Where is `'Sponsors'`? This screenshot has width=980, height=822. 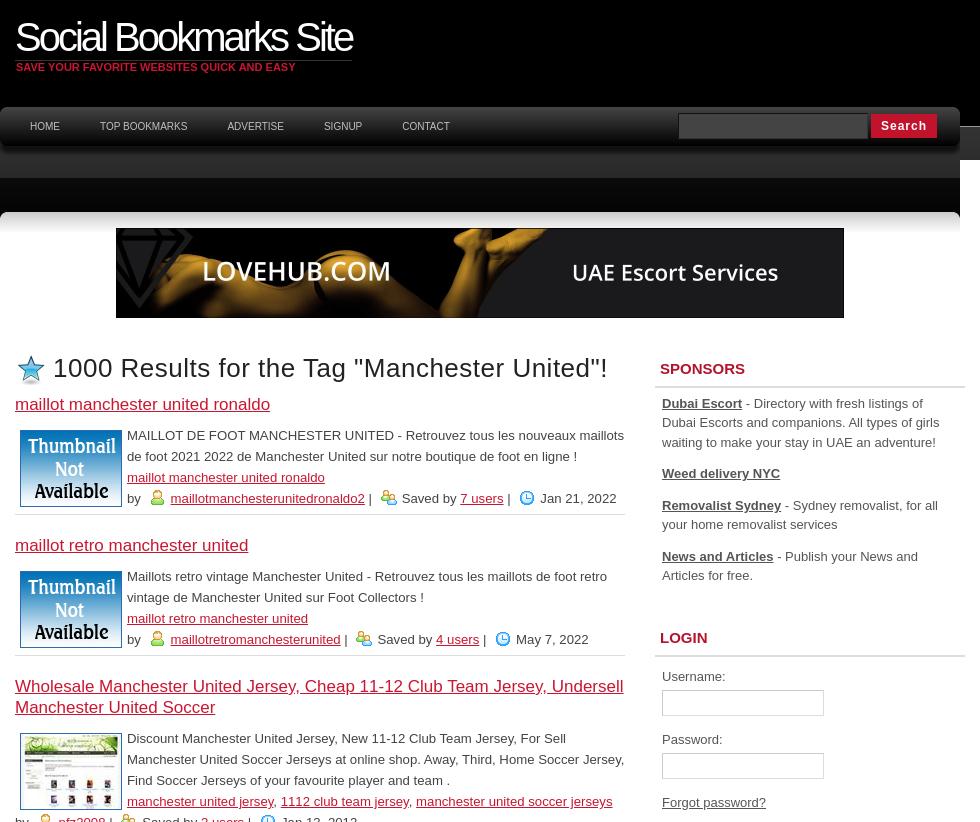 'Sponsors' is located at coordinates (702, 367).